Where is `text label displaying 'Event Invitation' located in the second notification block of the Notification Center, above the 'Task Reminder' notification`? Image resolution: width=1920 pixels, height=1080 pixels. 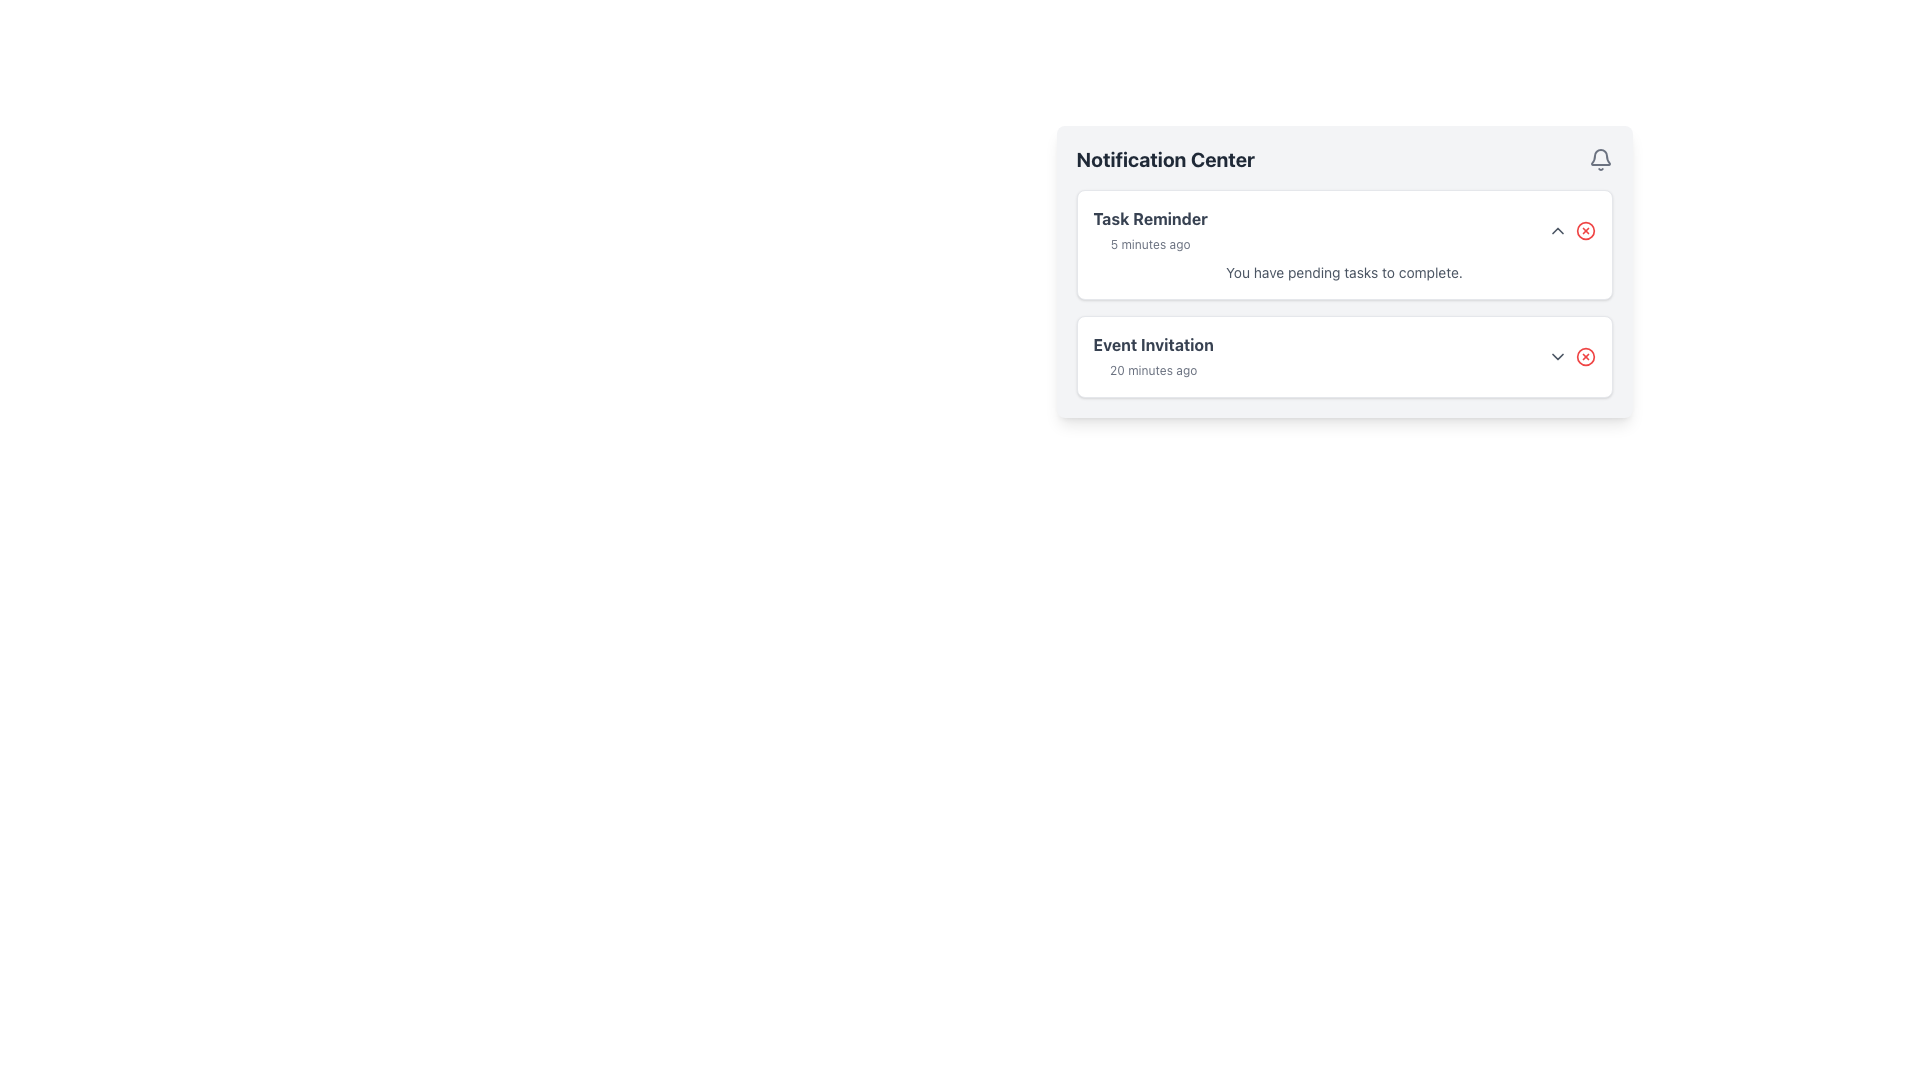 text label displaying 'Event Invitation' located in the second notification block of the Notification Center, above the 'Task Reminder' notification is located at coordinates (1153, 343).